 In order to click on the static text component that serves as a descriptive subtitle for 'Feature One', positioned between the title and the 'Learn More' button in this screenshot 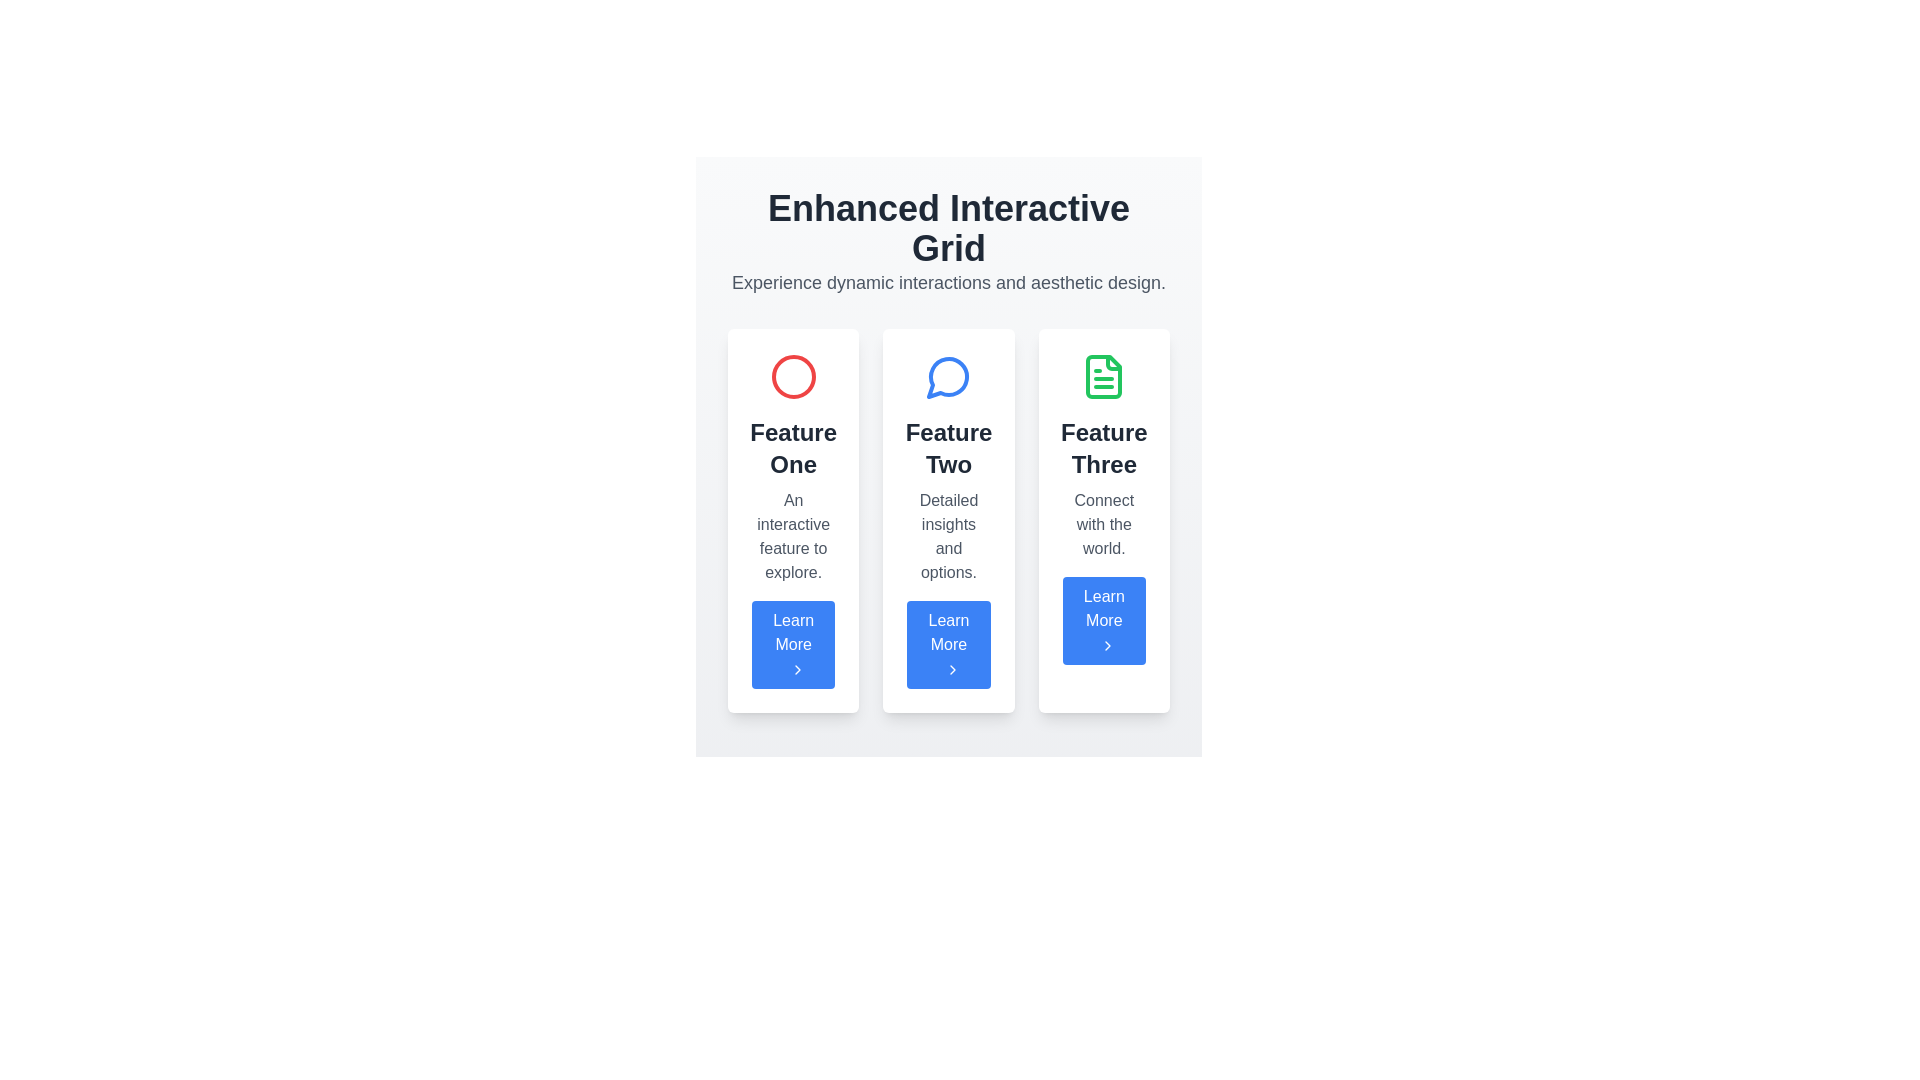, I will do `click(792, 535)`.